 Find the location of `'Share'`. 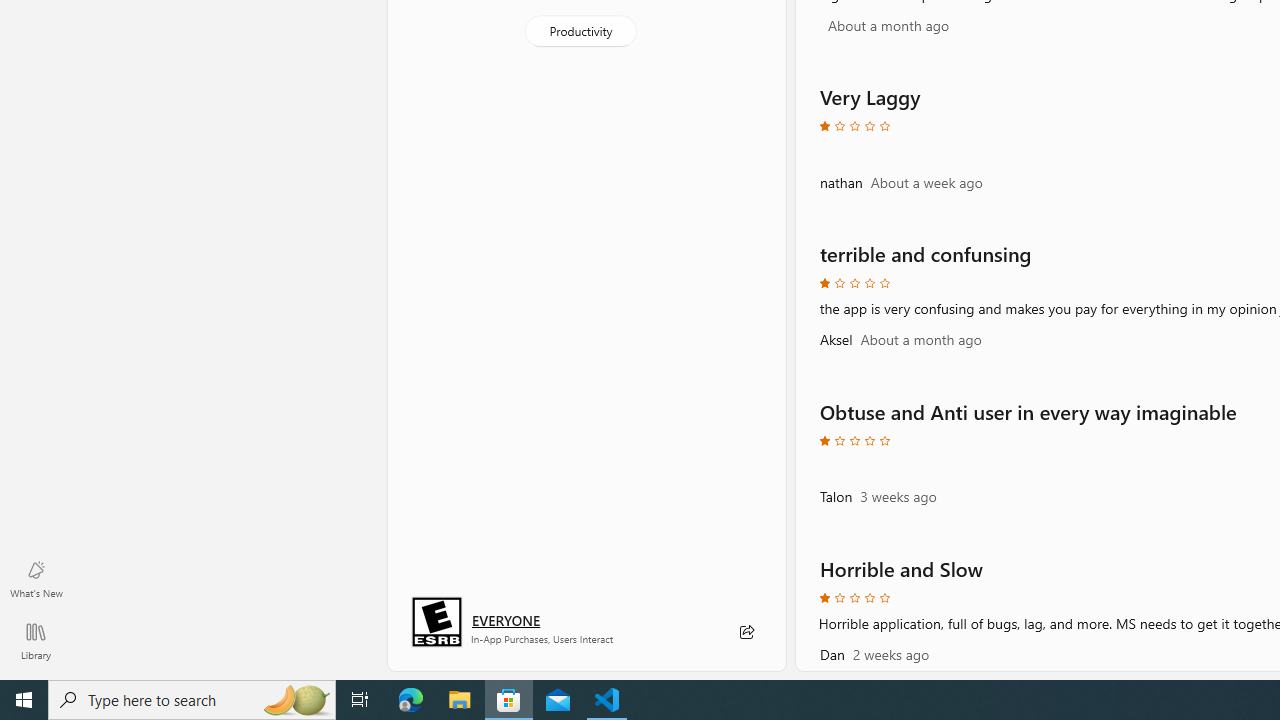

'Share' is located at coordinates (745, 632).